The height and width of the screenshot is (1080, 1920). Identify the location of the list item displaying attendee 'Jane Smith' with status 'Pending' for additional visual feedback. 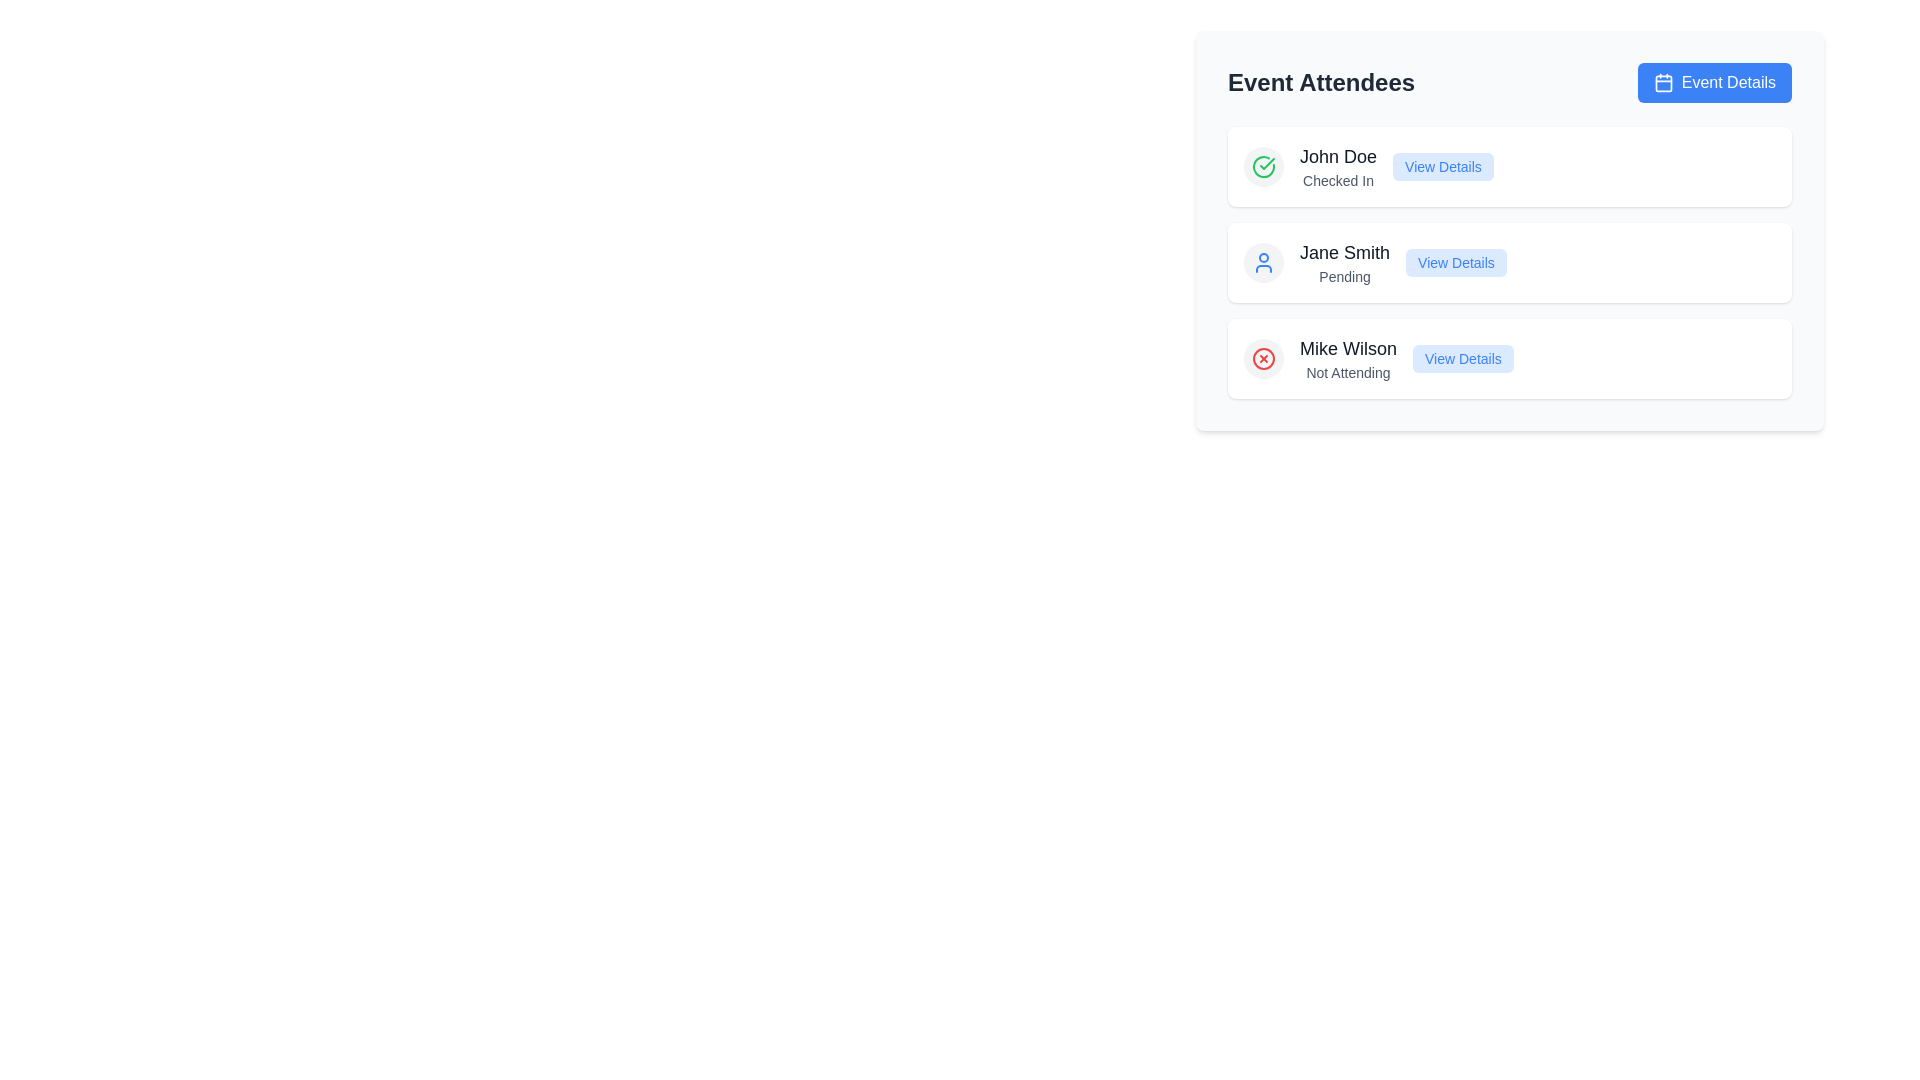
(1510, 261).